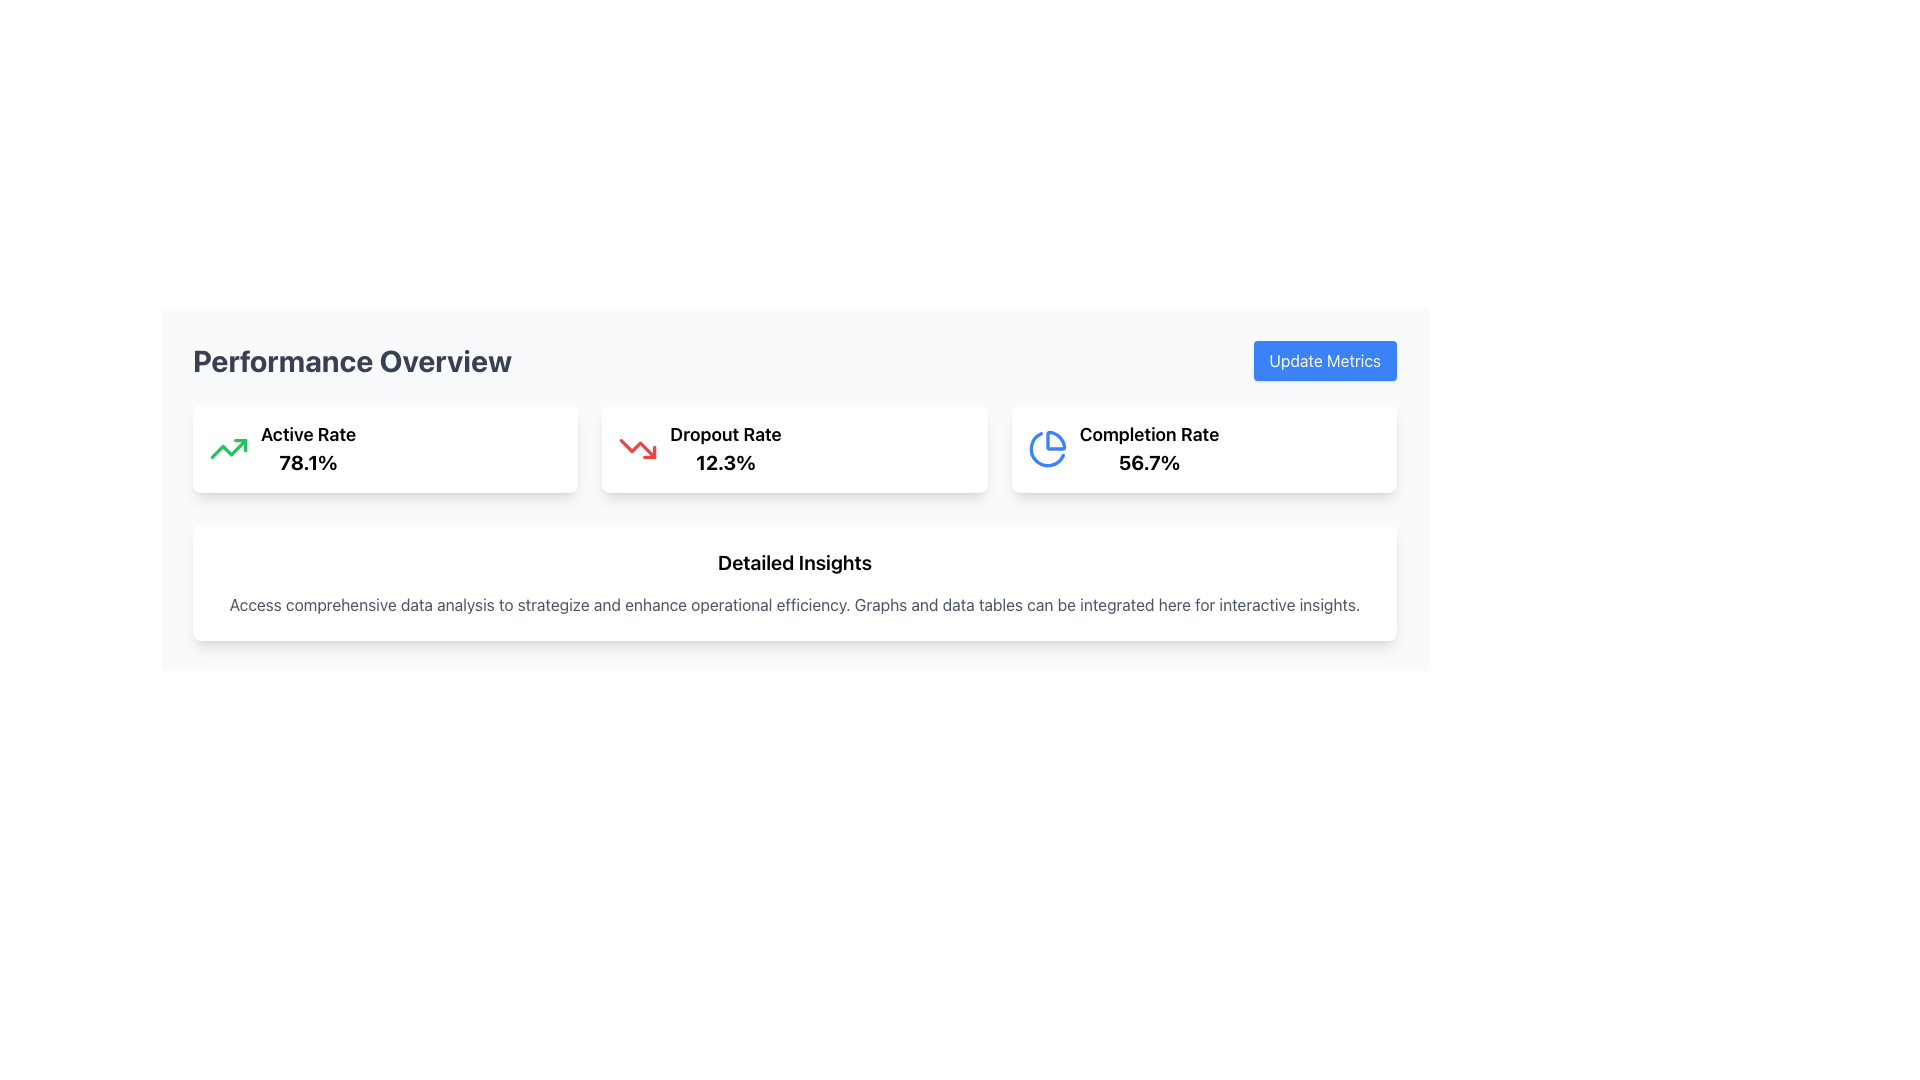 The height and width of the screenshot is (1080, 1920). I want to click on the bold text displaying the percentage value '56.7%' located in the bottom section of the 'Completion Rate' card, which is the third card among three, so click(1149, 462).